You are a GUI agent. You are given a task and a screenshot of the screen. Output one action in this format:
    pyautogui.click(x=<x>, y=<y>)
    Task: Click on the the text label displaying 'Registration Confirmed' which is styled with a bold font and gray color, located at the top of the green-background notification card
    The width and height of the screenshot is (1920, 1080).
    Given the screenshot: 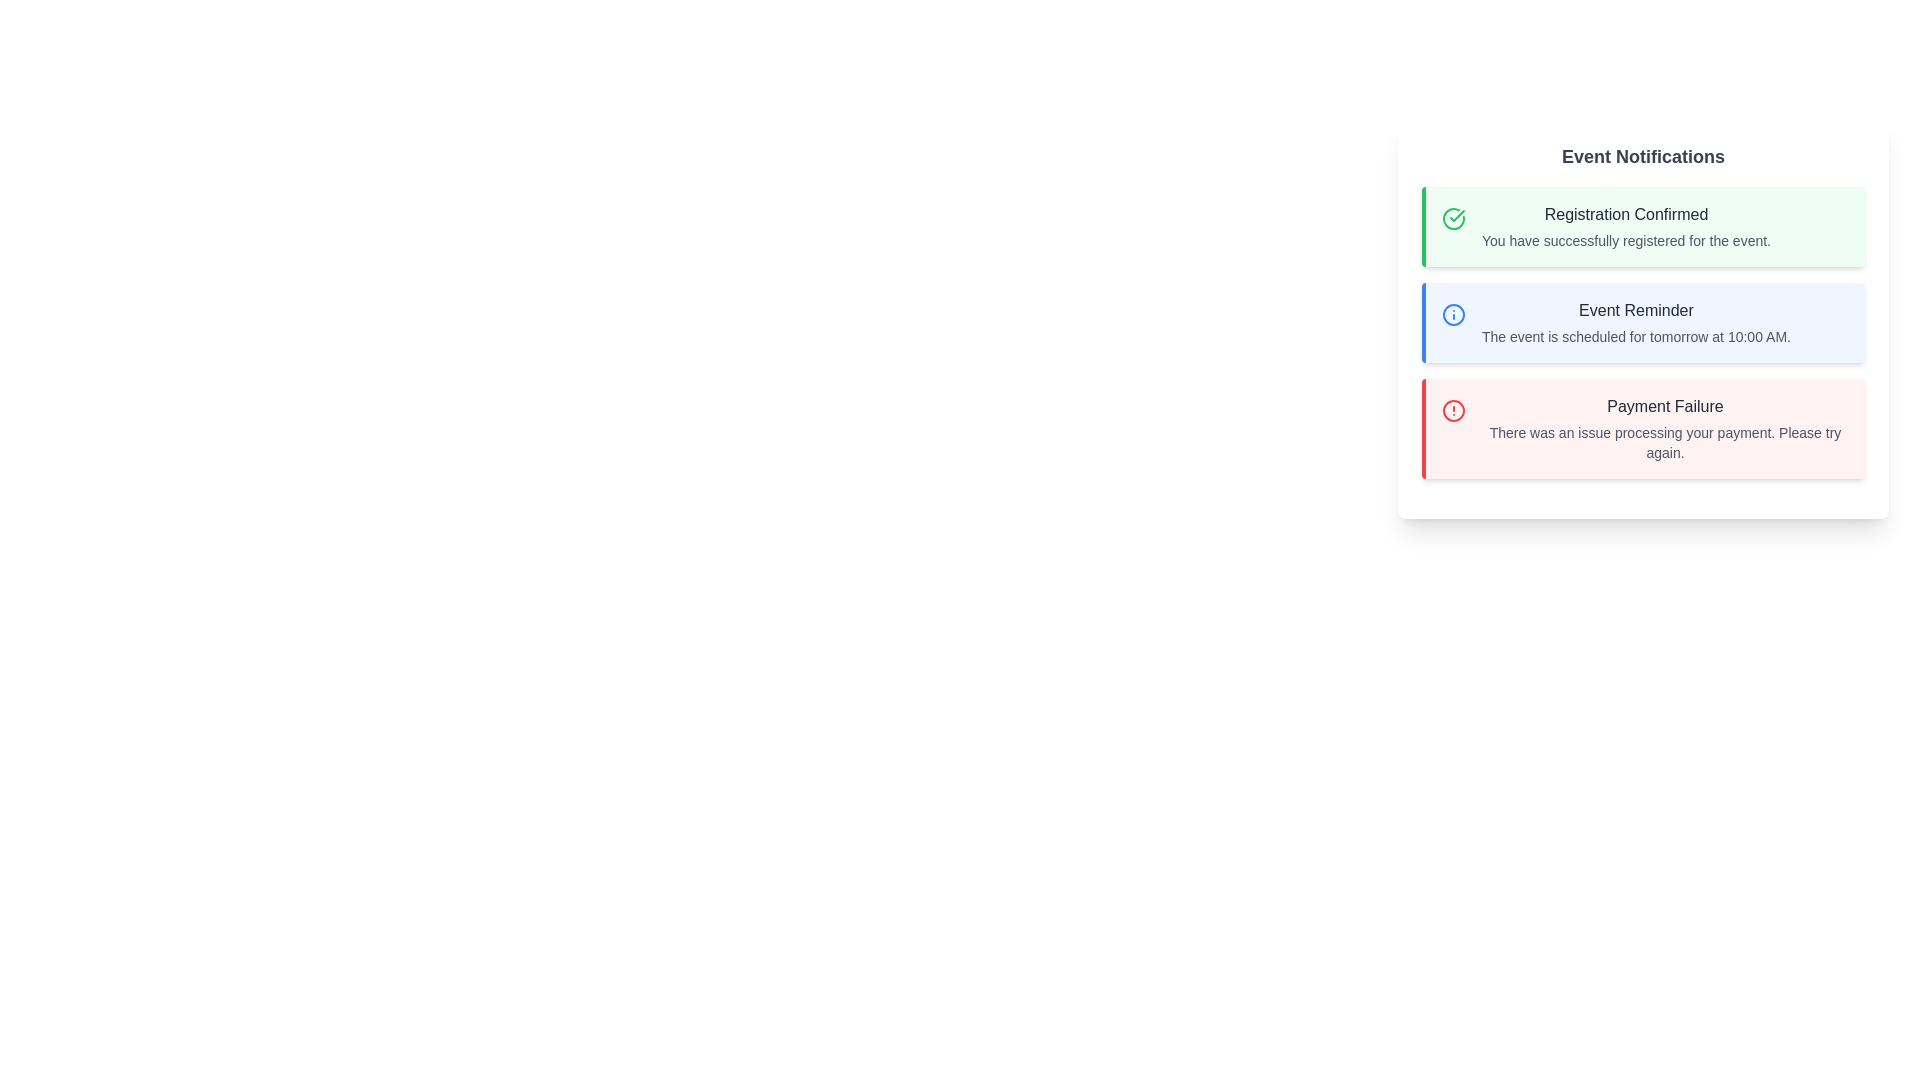 What is the action you would take?
    pyautogui.click(x=1626, y=215)
    